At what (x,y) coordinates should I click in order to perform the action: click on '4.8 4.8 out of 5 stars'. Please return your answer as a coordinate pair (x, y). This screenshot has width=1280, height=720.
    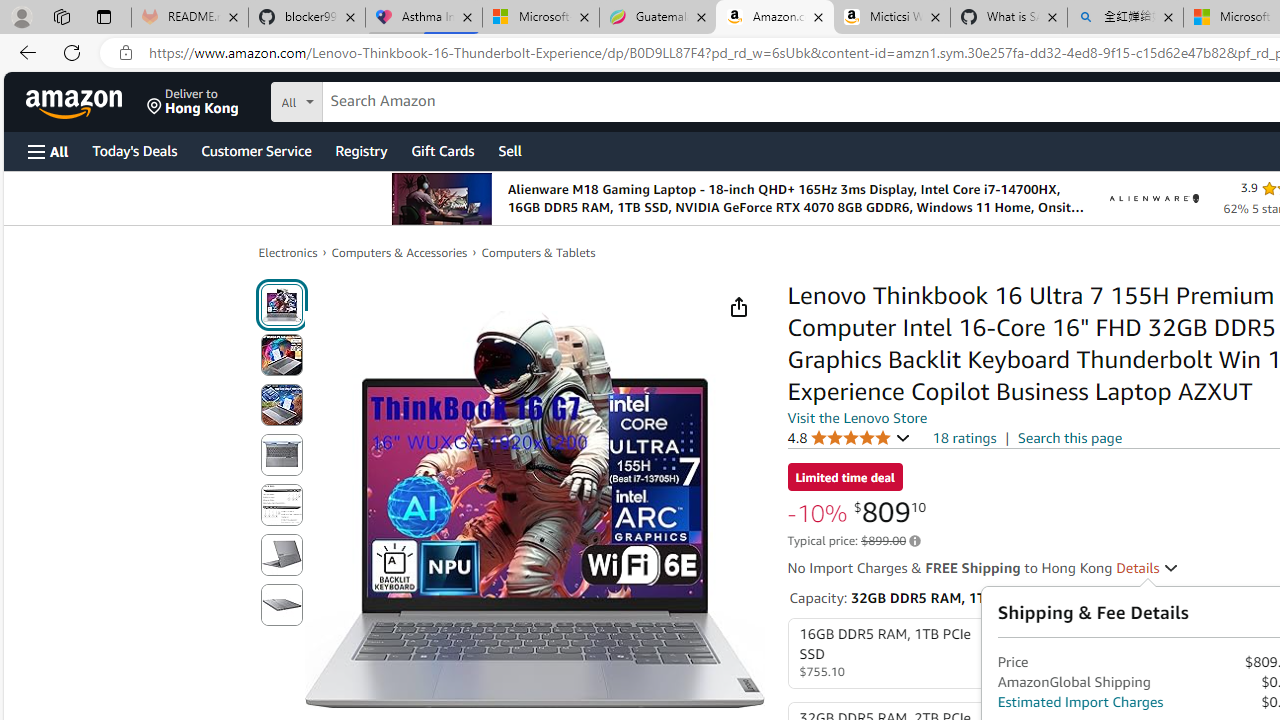
    Looking at the image, I should click on (849, 436).